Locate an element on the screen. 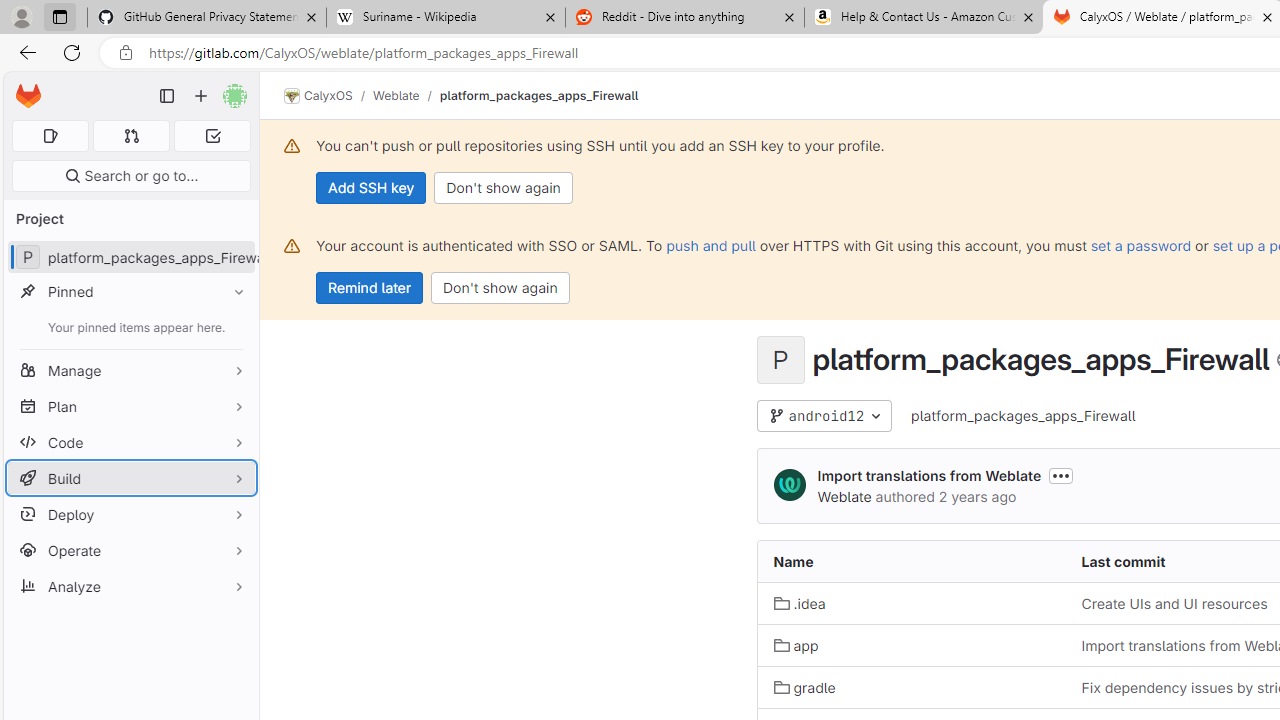 The width and height of the screenshot is (1280, 720). 'Plan' is located at coordinates (130, 405).